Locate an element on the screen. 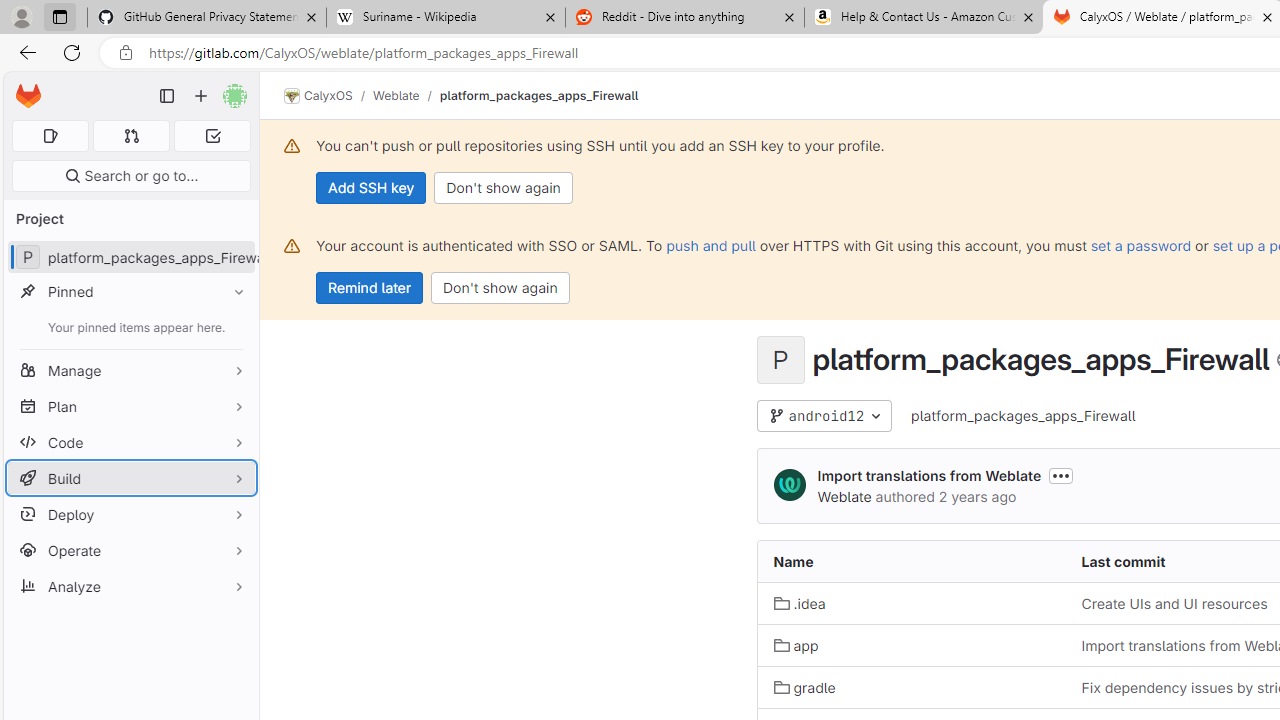 The width and height of the screenshot is (1280, 720). 'Plan' is located at coordinates (130, 405).